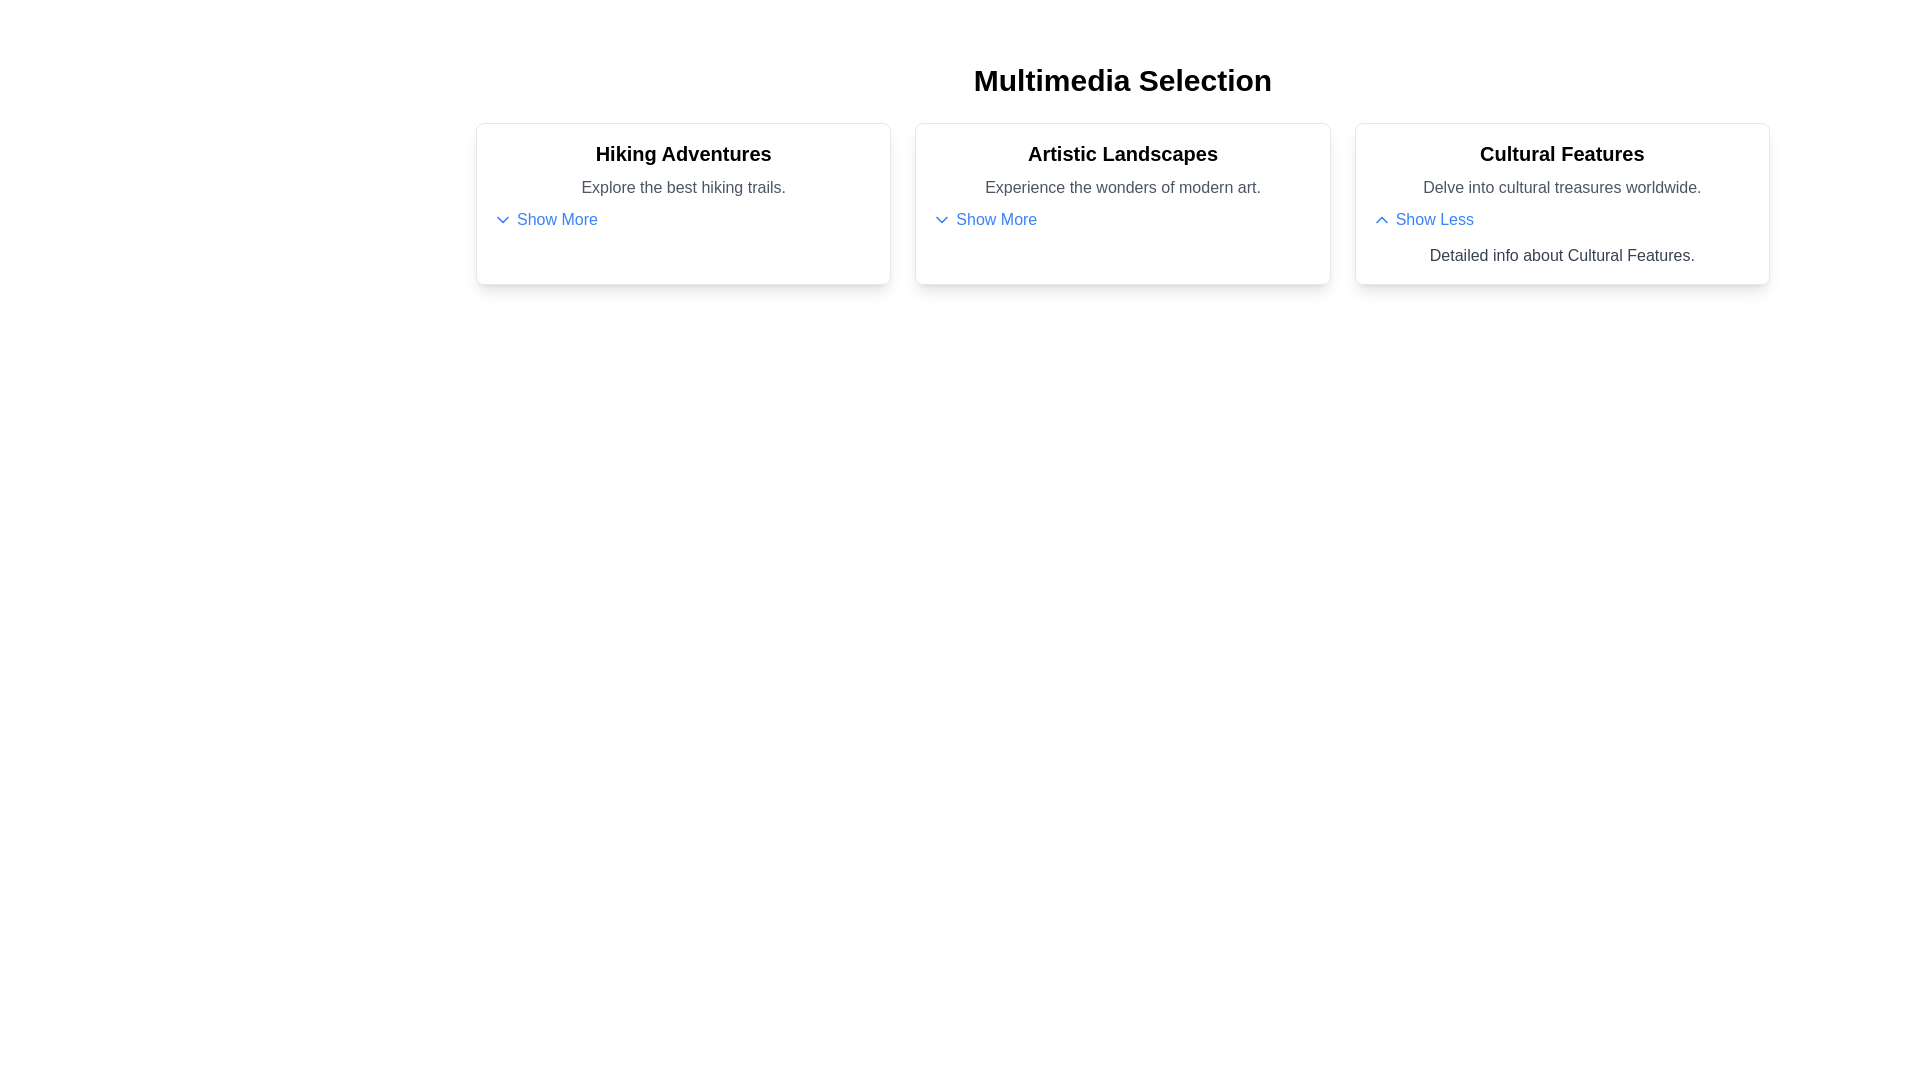  I want to click on the text content of the card titled Artistic Landscapes, so click(1123, 153).